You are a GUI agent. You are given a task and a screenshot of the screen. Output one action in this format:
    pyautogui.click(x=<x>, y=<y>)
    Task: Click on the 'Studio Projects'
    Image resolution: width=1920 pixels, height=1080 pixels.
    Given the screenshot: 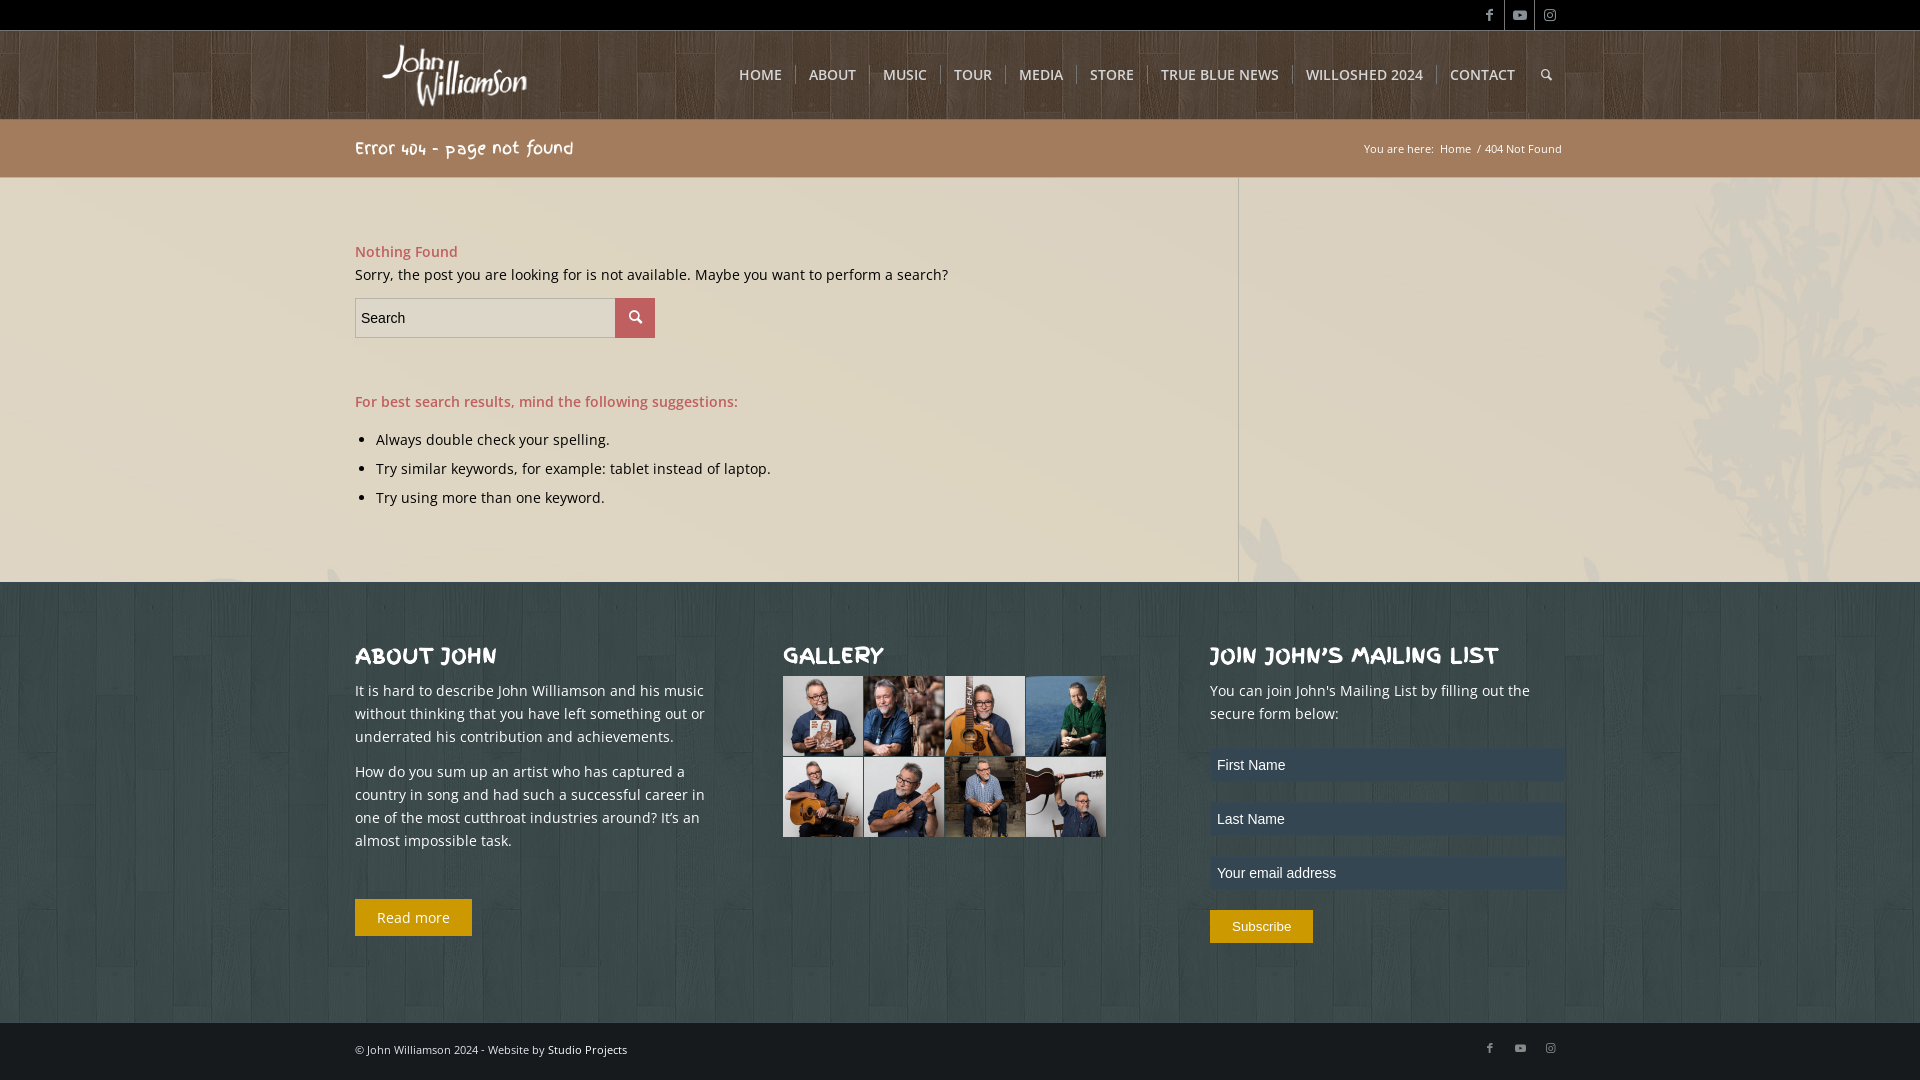 What is the action you would take?
    pyautogui.click(x=586, y=1048)
    